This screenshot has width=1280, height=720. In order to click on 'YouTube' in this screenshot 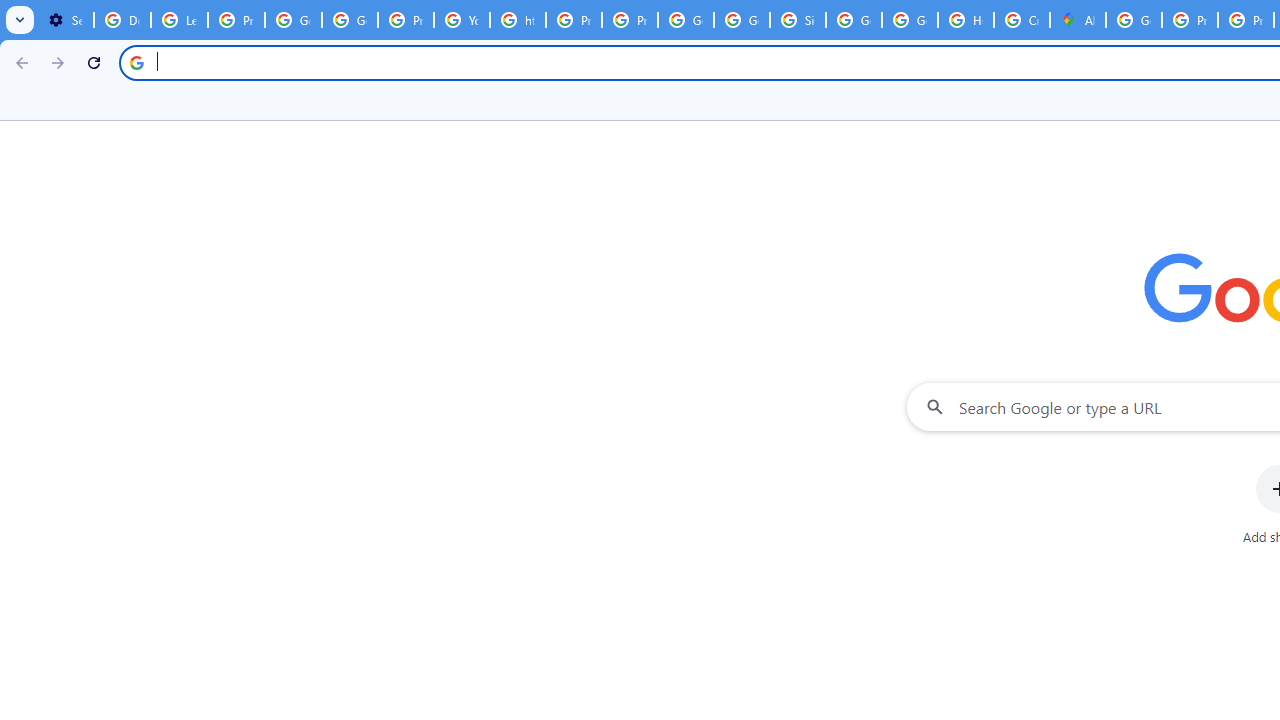, I will do `click(461, 20)`.